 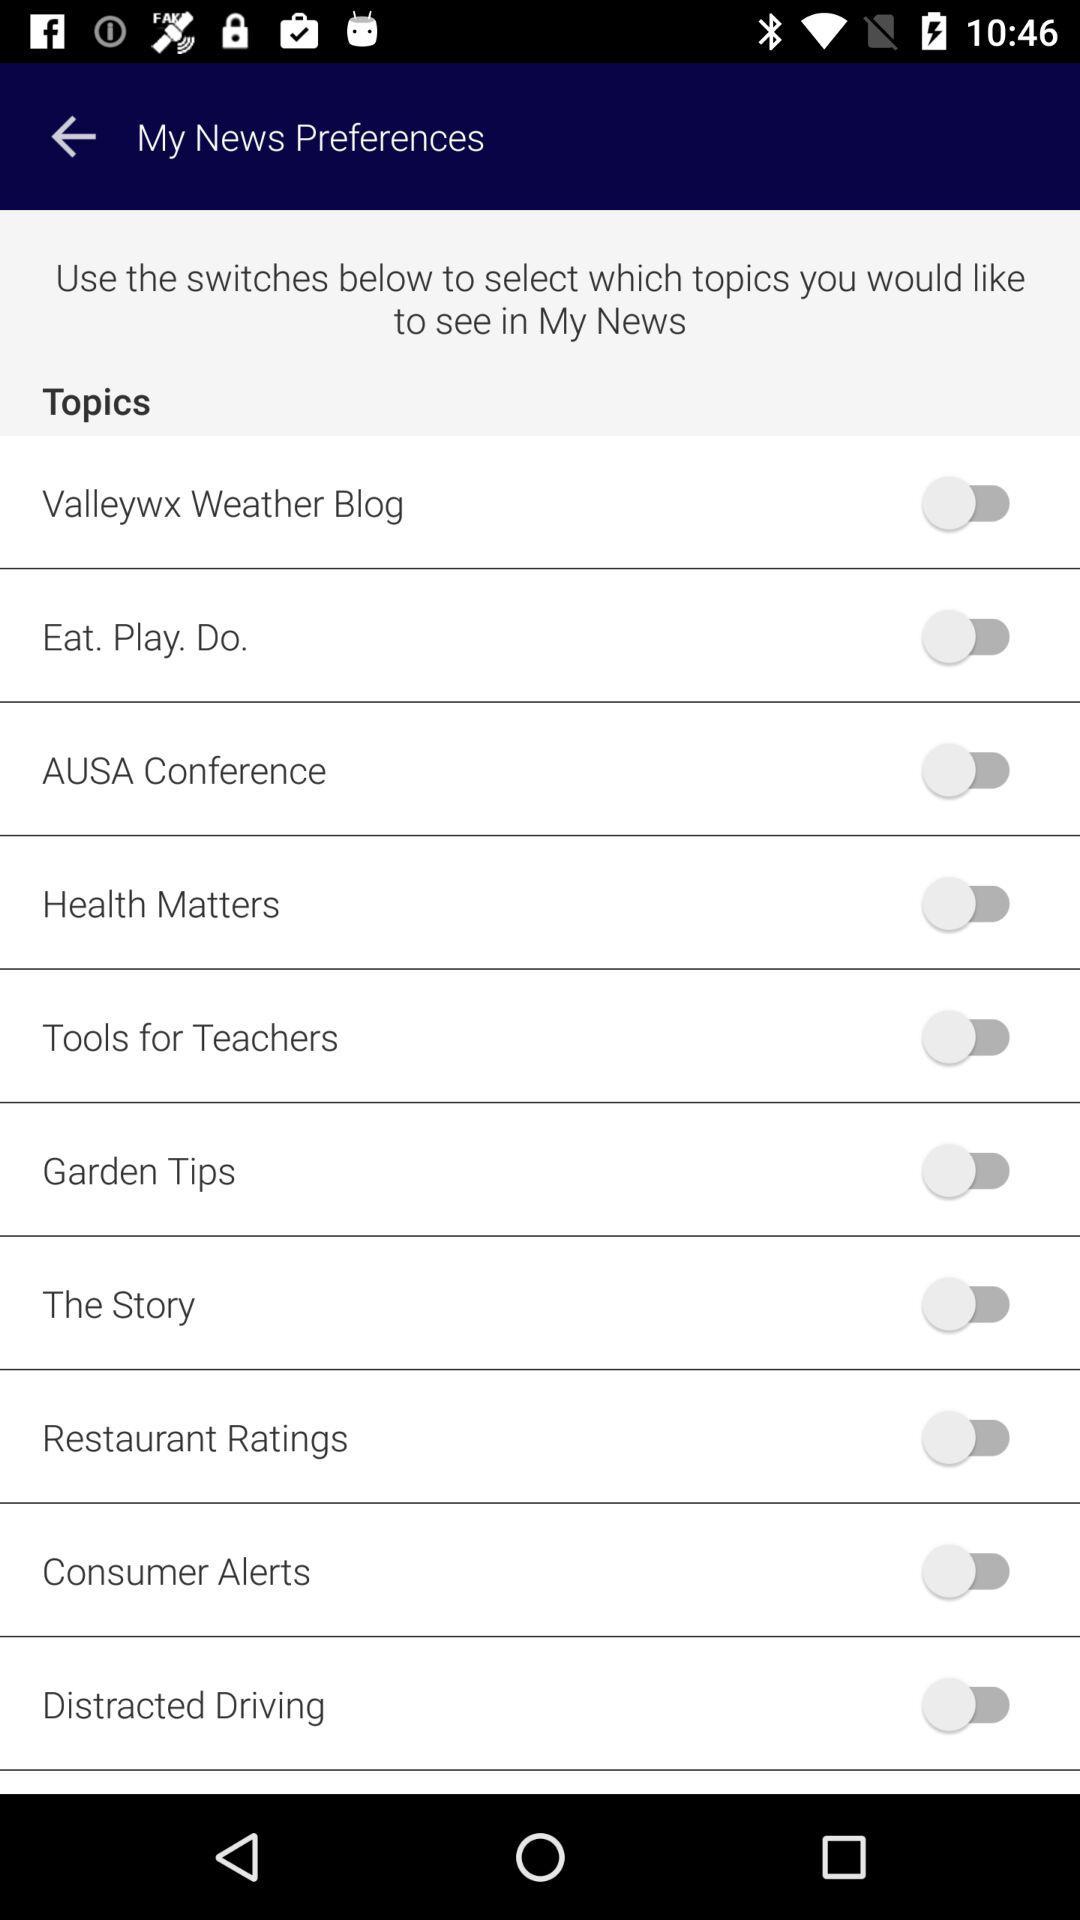 What do you see at coordinates (72, 135) in the screenshot?
I see `the app next to my news preferences icon` at bounding box center [72, 135].